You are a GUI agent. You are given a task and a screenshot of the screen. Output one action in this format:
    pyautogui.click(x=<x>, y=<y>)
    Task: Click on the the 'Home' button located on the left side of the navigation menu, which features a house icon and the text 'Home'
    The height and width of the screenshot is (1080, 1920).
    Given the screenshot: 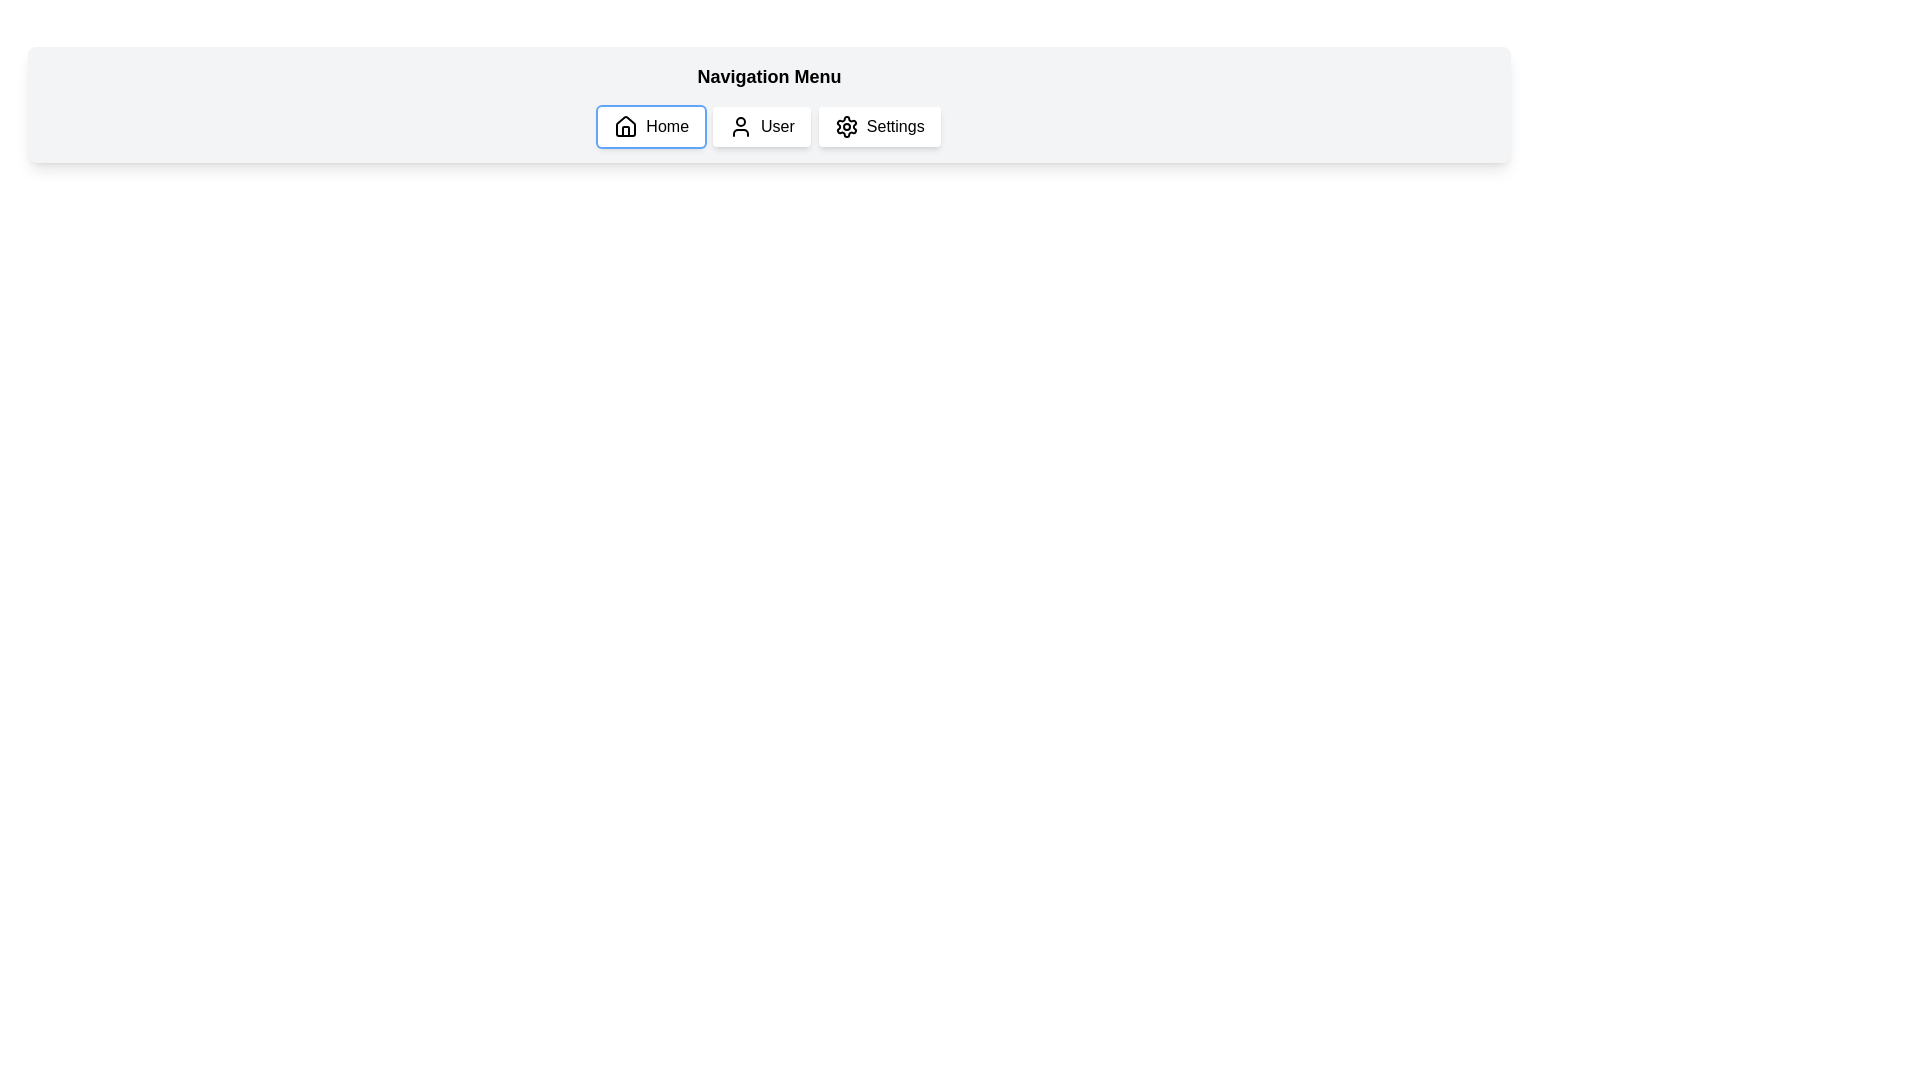 What is the action you would take?
    pyautogui.click(x=651, y=127)
    